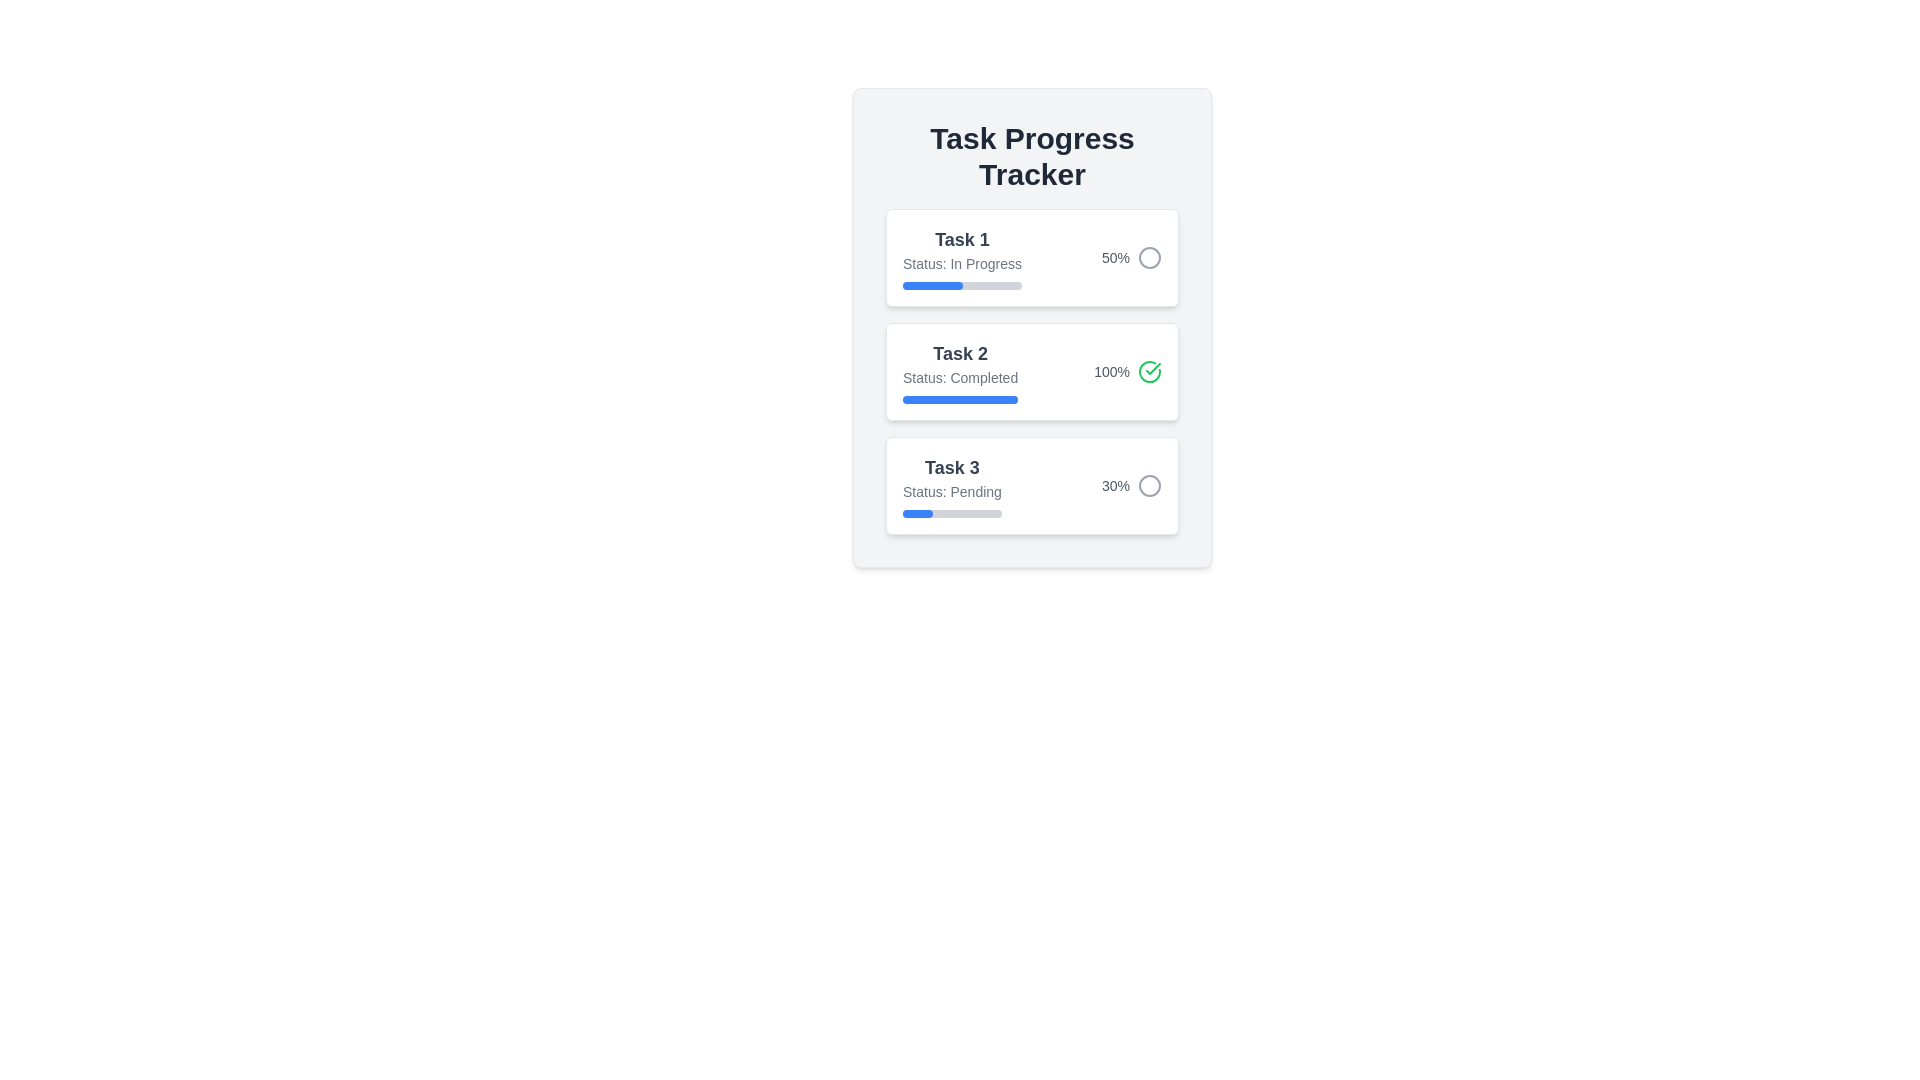 The image size is (1920, 1080). I want to click on the text label indicating the completion percentage of the task associated with 'Task 3: Status: Pending', located to the right of the 'Status: Pending' text and near a circular icon, so click(1114, 486).